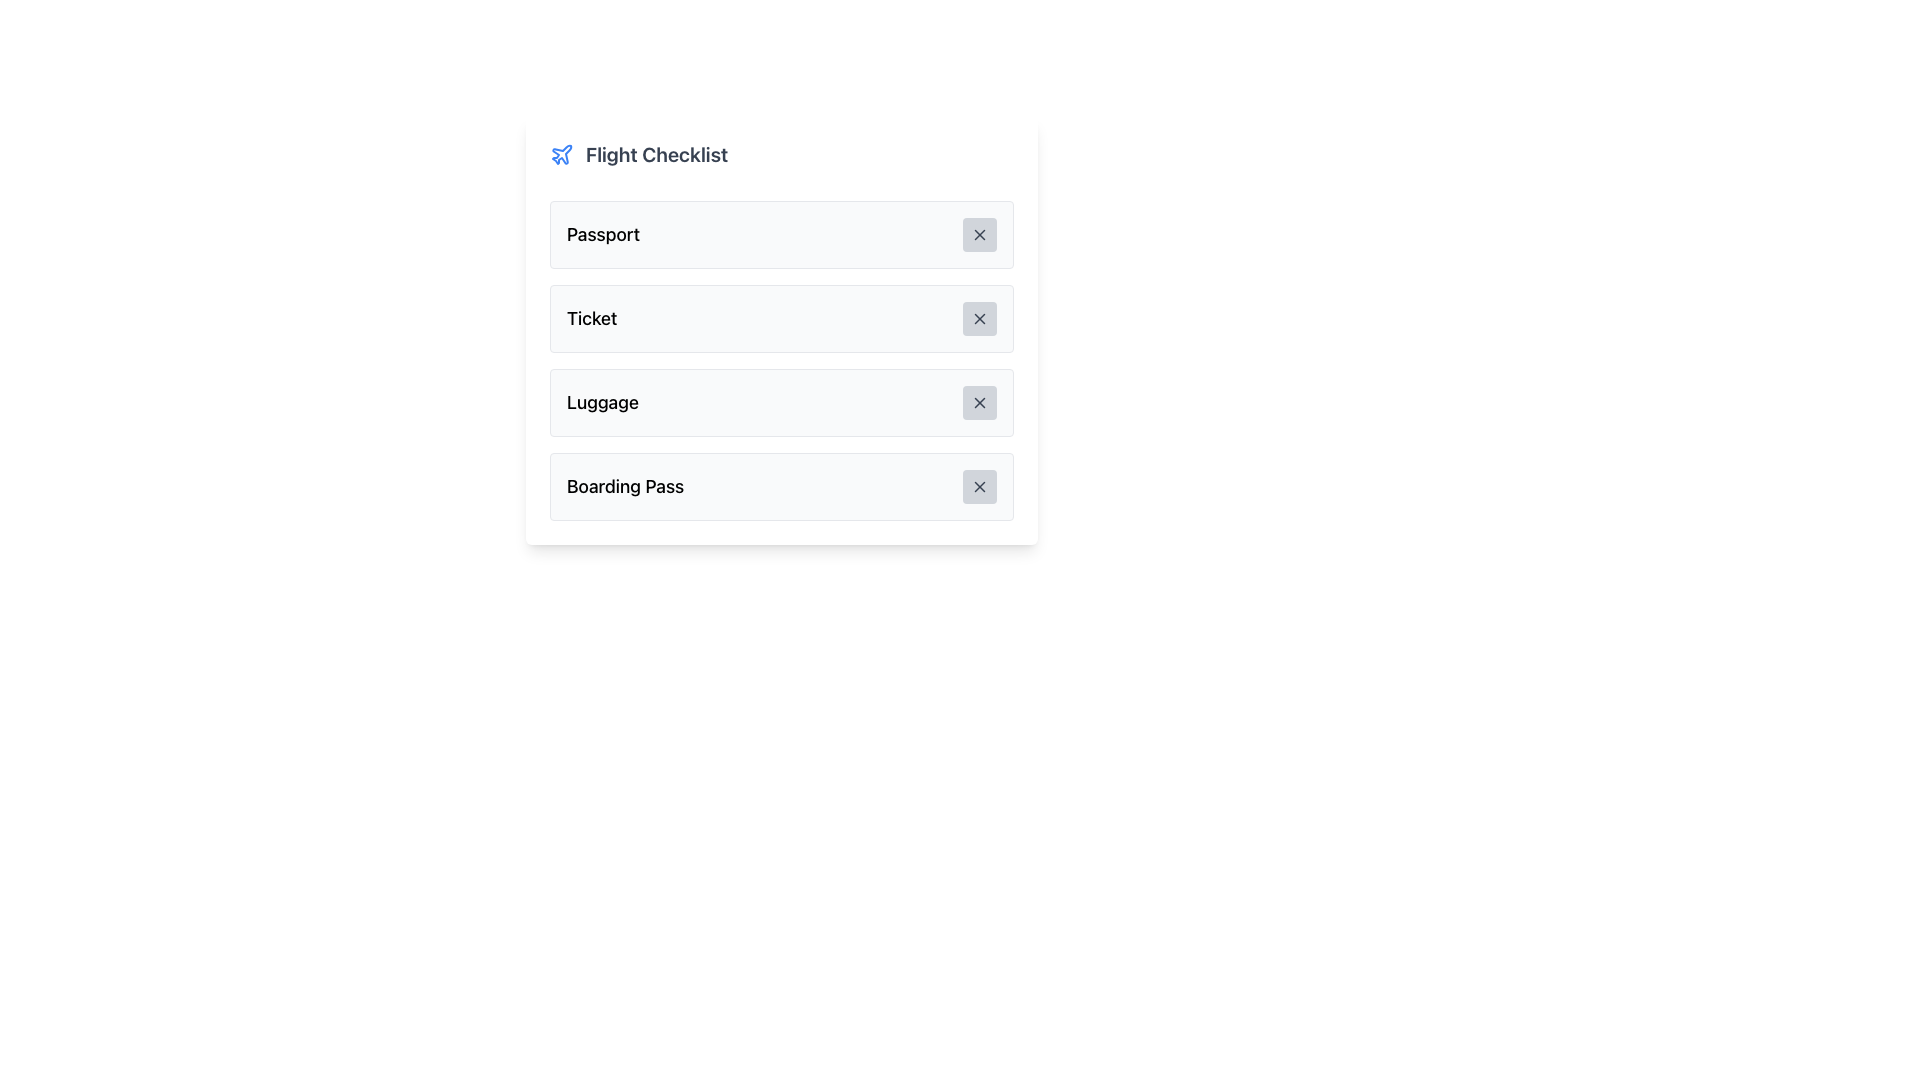  I want to click on the 'Boarding Pass' static text element, which is styled with a large bold font and located on the left side of the last card in the 'Flight Checklist' section, so click(624, 486).